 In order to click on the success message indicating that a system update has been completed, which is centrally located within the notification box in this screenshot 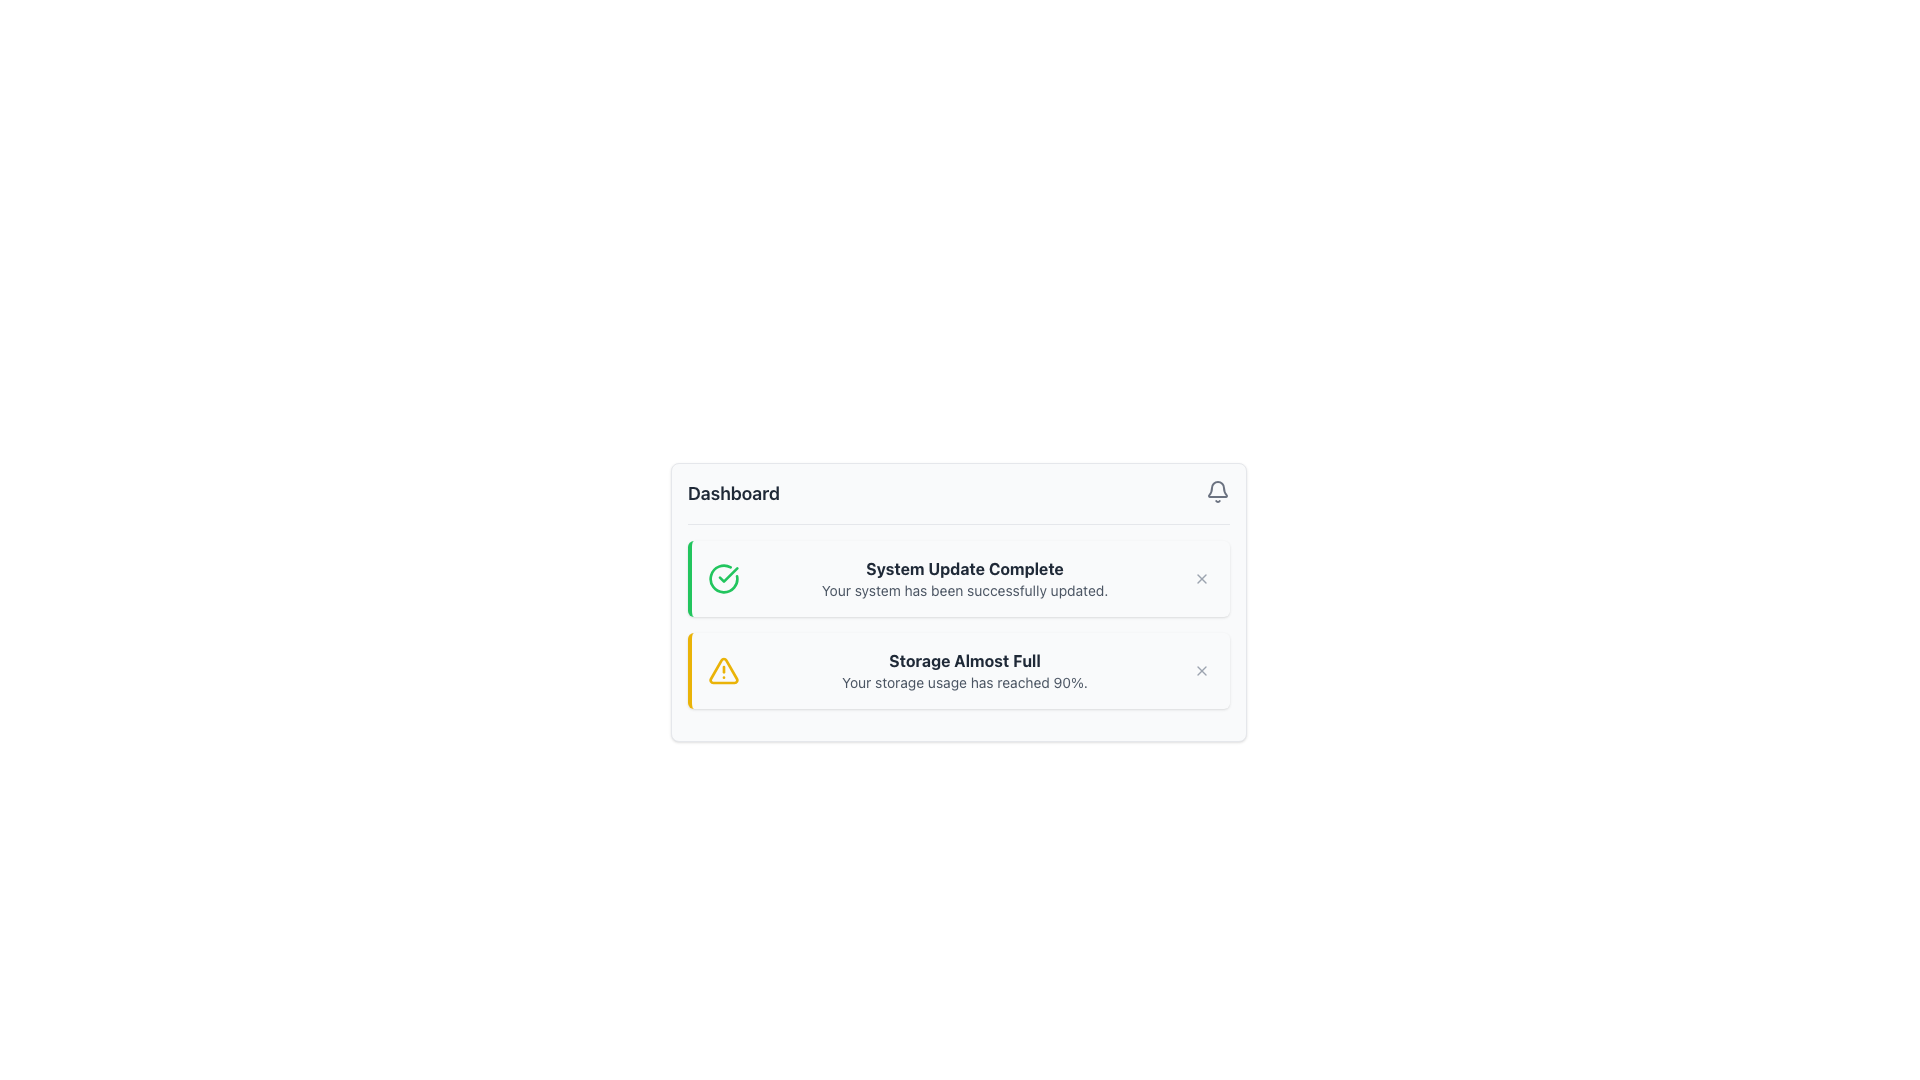, I will do `click(964, 578)`.